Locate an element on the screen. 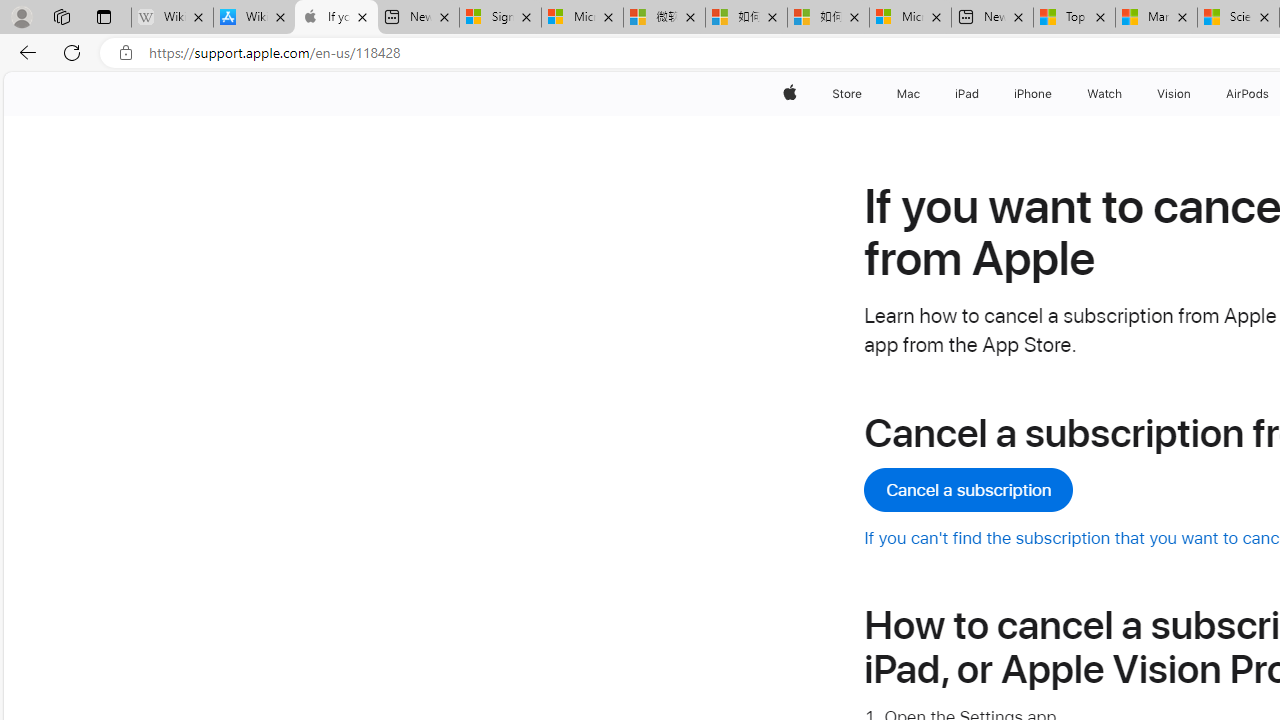 The width and height of the screenshot is (1280, 720). 'Store' is located at coordinates (846, 93).